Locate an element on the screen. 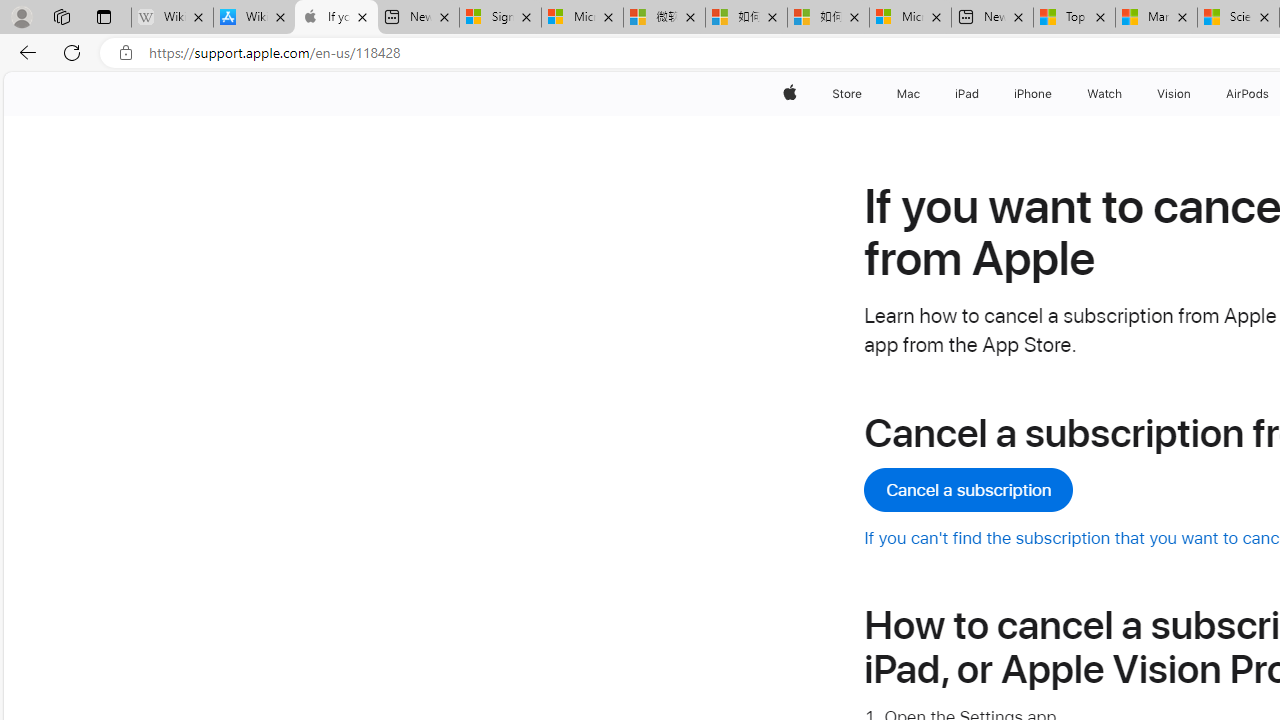 The width and height of the screenshot is (1280, 720). 'Store' is located at coordinates (846, 93).